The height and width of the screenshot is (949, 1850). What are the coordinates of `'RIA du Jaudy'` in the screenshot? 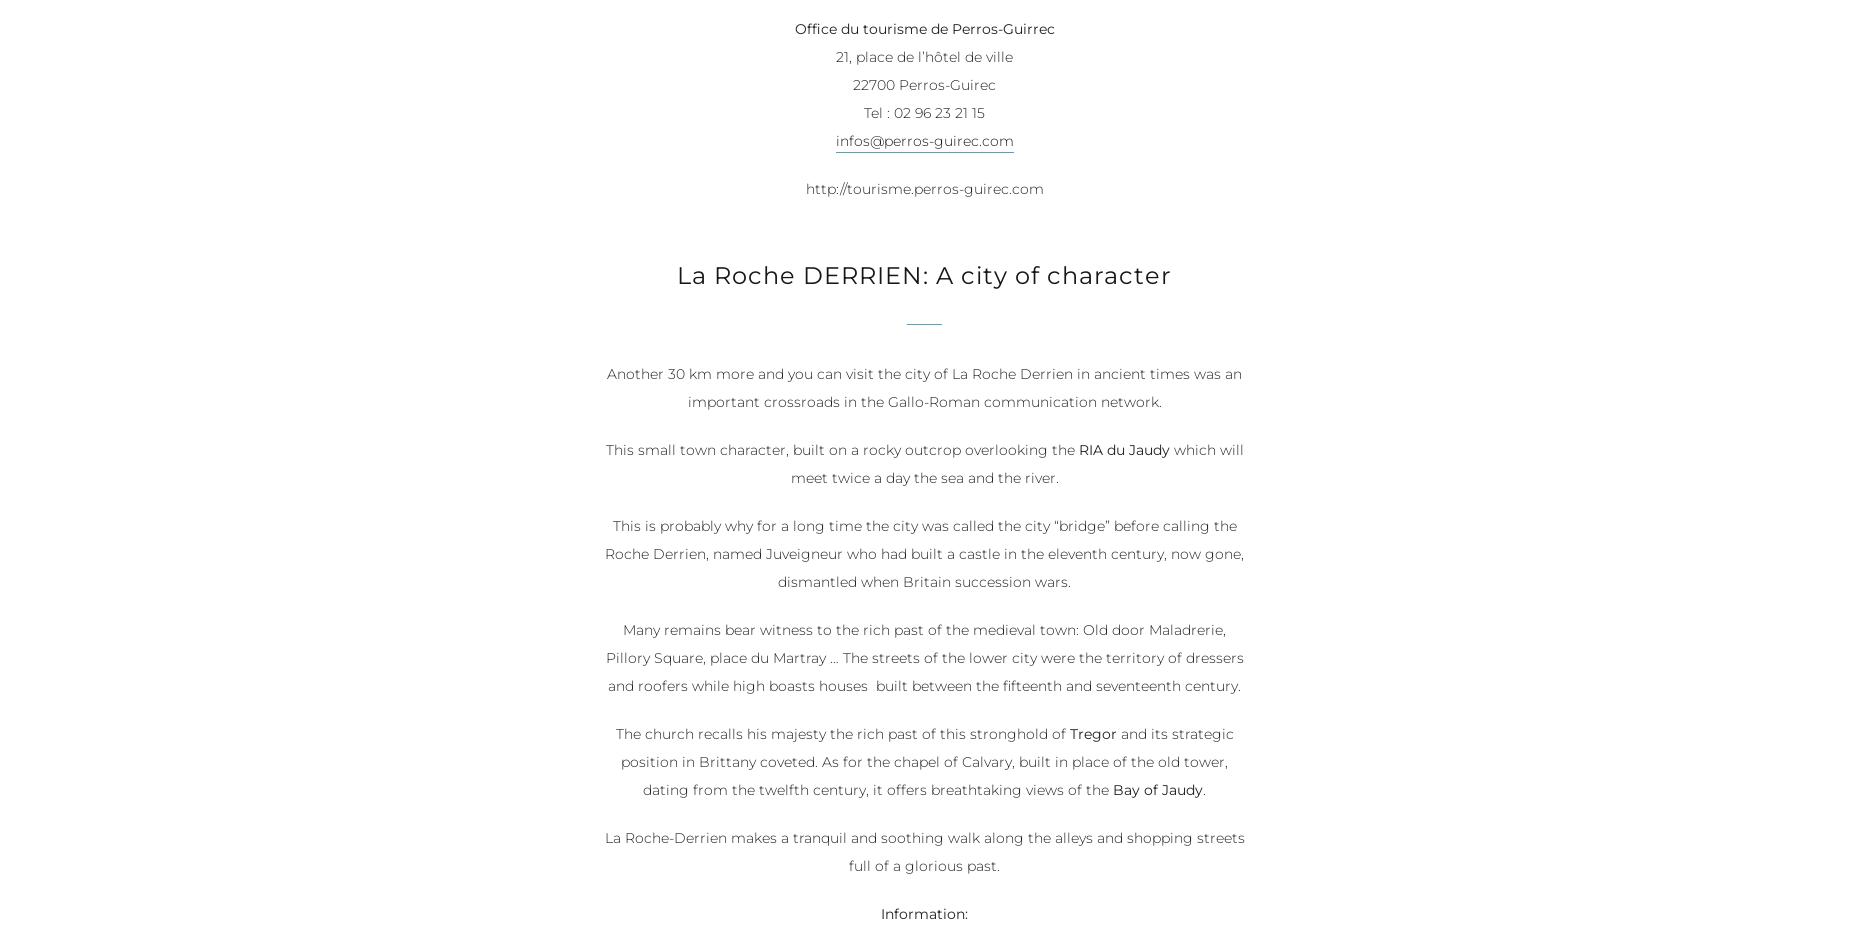 It's located at (1122, 450).